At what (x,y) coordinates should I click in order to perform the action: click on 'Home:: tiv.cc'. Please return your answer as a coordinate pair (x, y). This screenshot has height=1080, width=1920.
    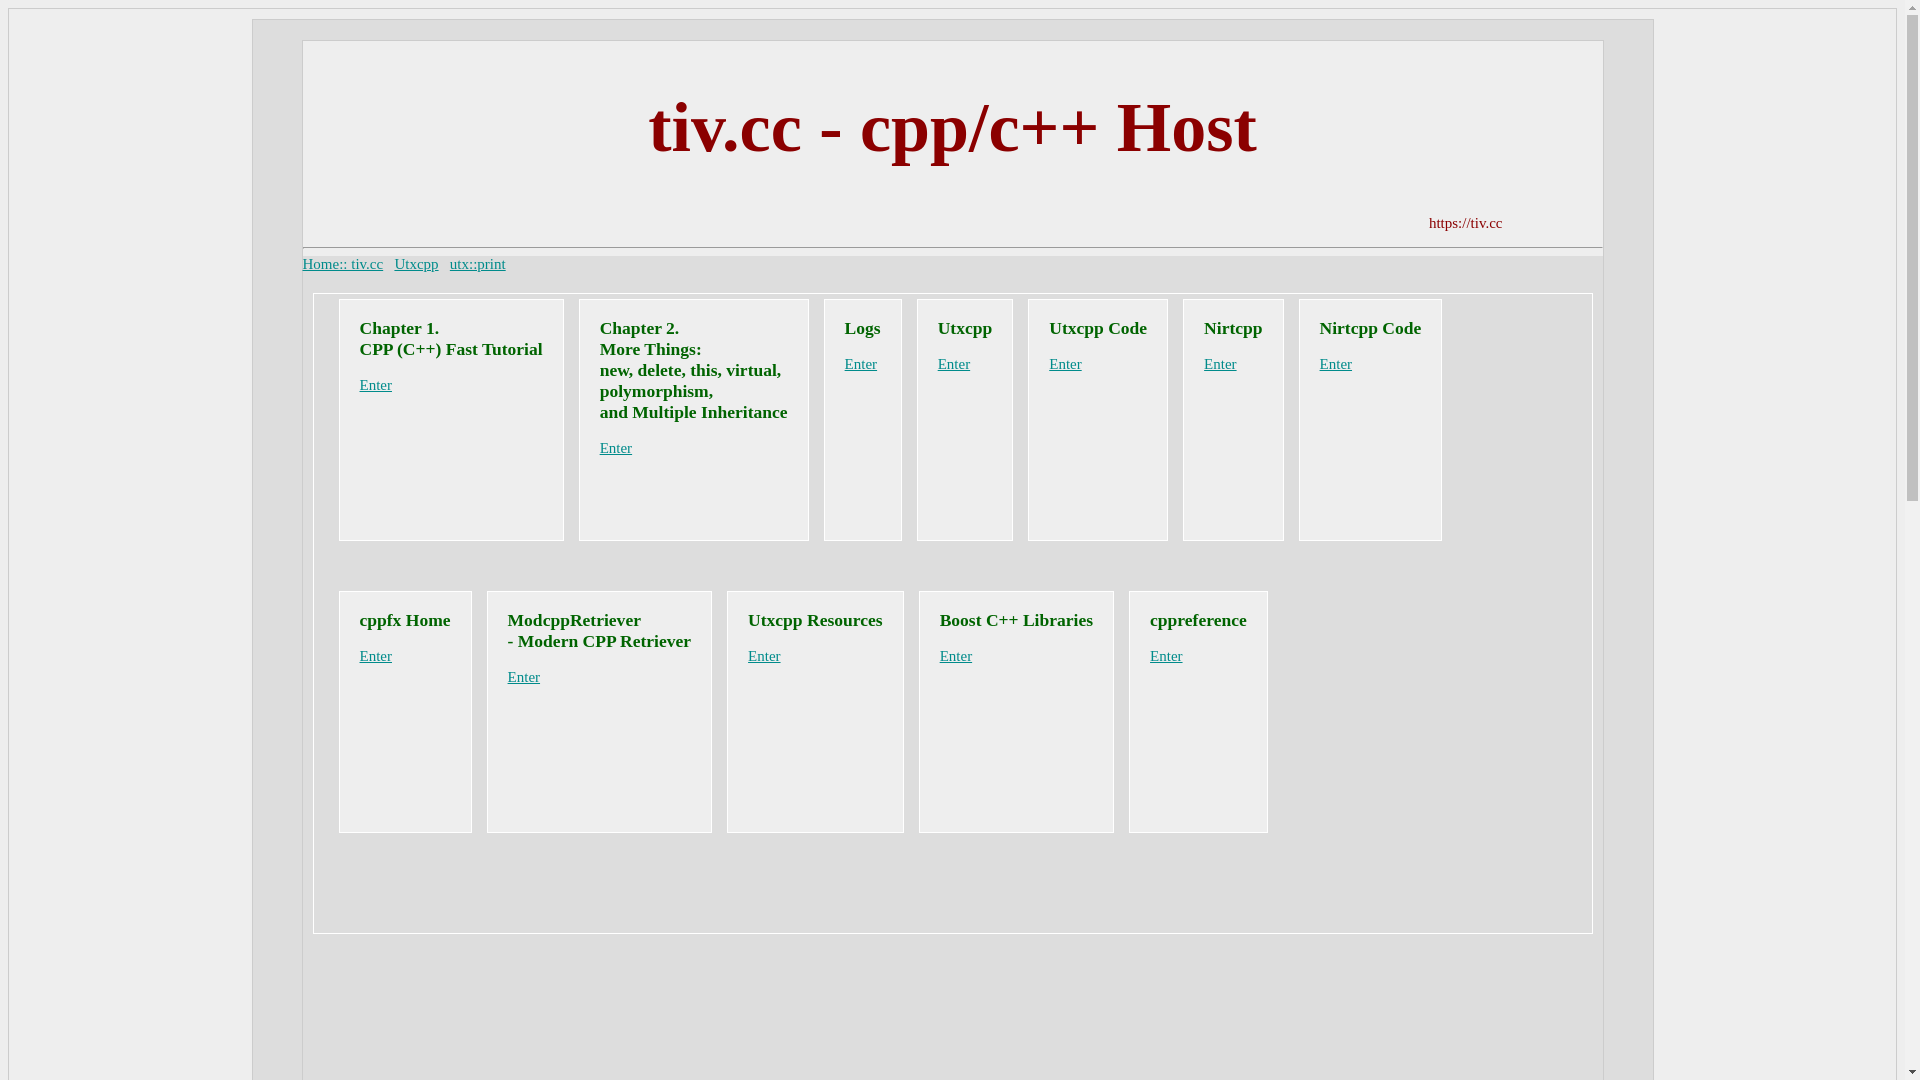
    Looking at the image, I should click on (342, 262).